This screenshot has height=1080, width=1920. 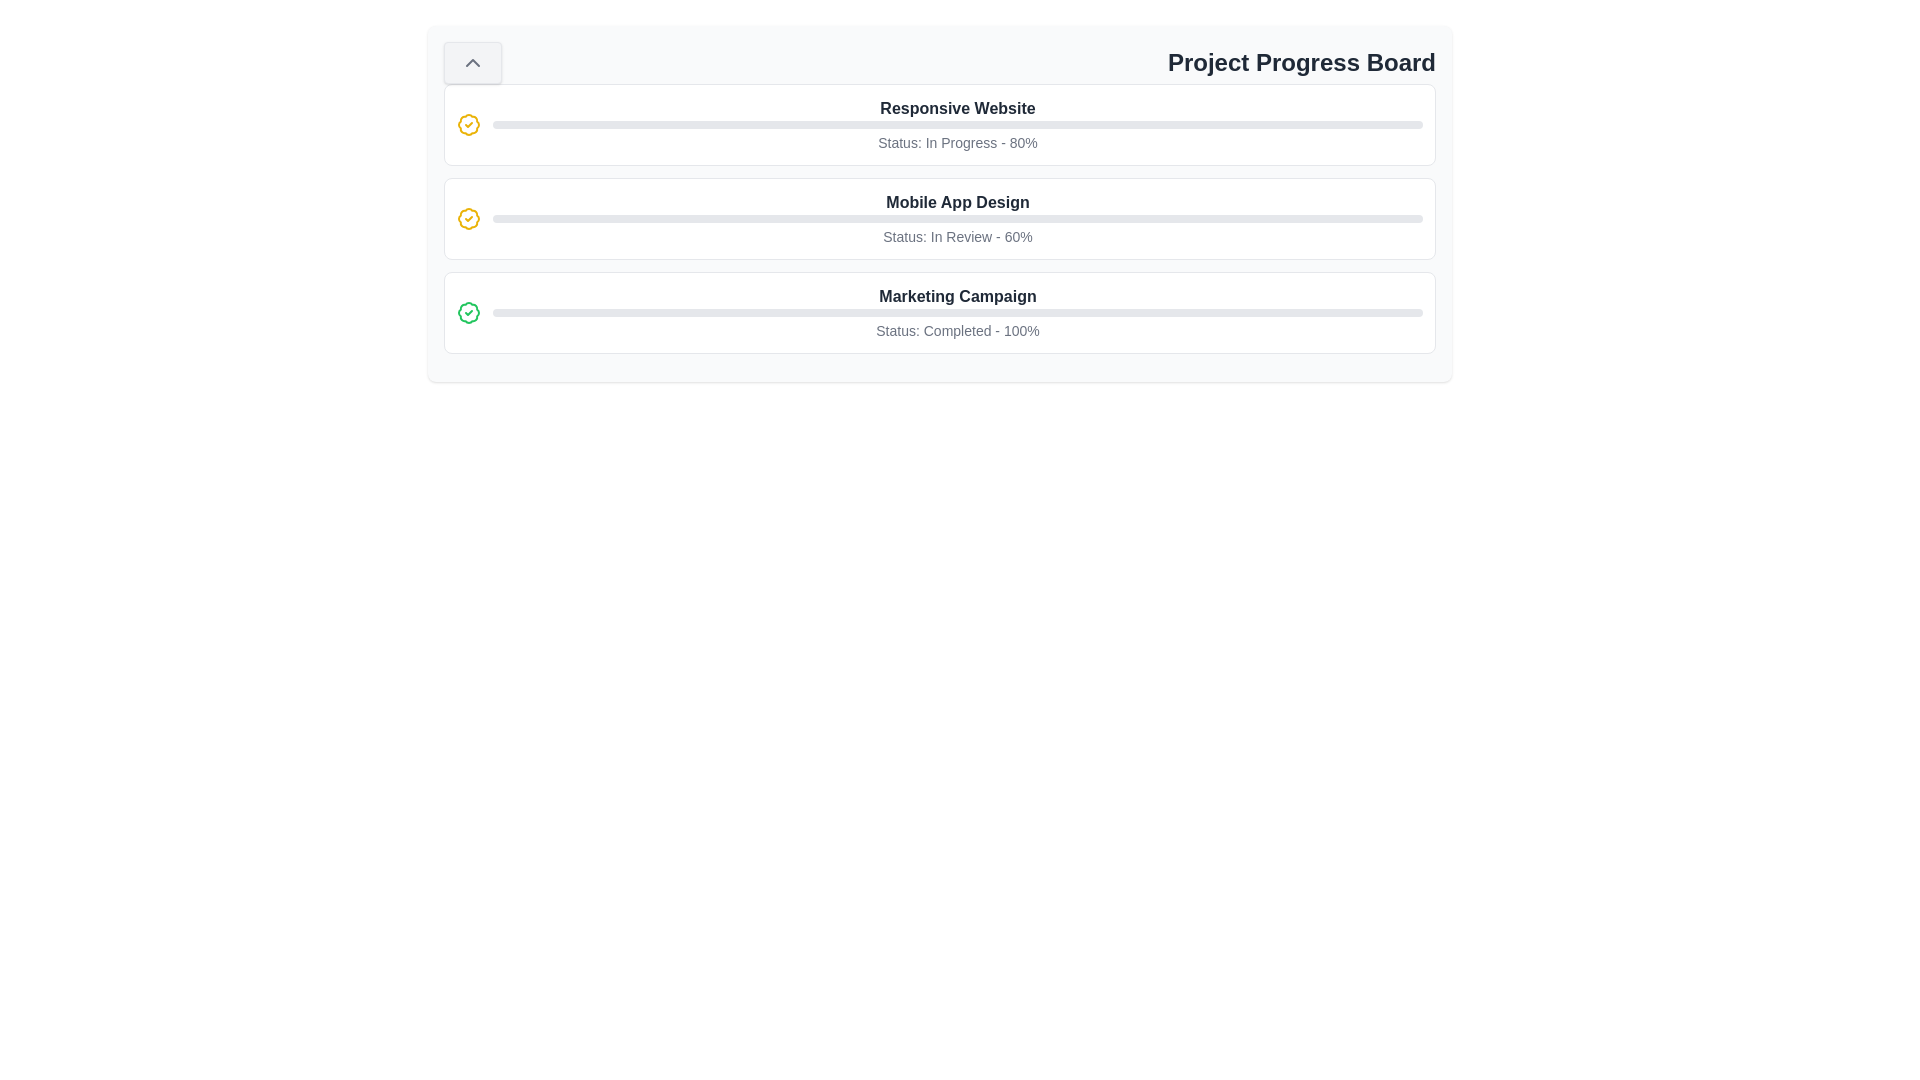 I want to click on the static text element displaying 'Status: Completed - 100%' which is styled in gray and located under the progress bar of 'Marketing Campaign', so click(x=957, y=330).